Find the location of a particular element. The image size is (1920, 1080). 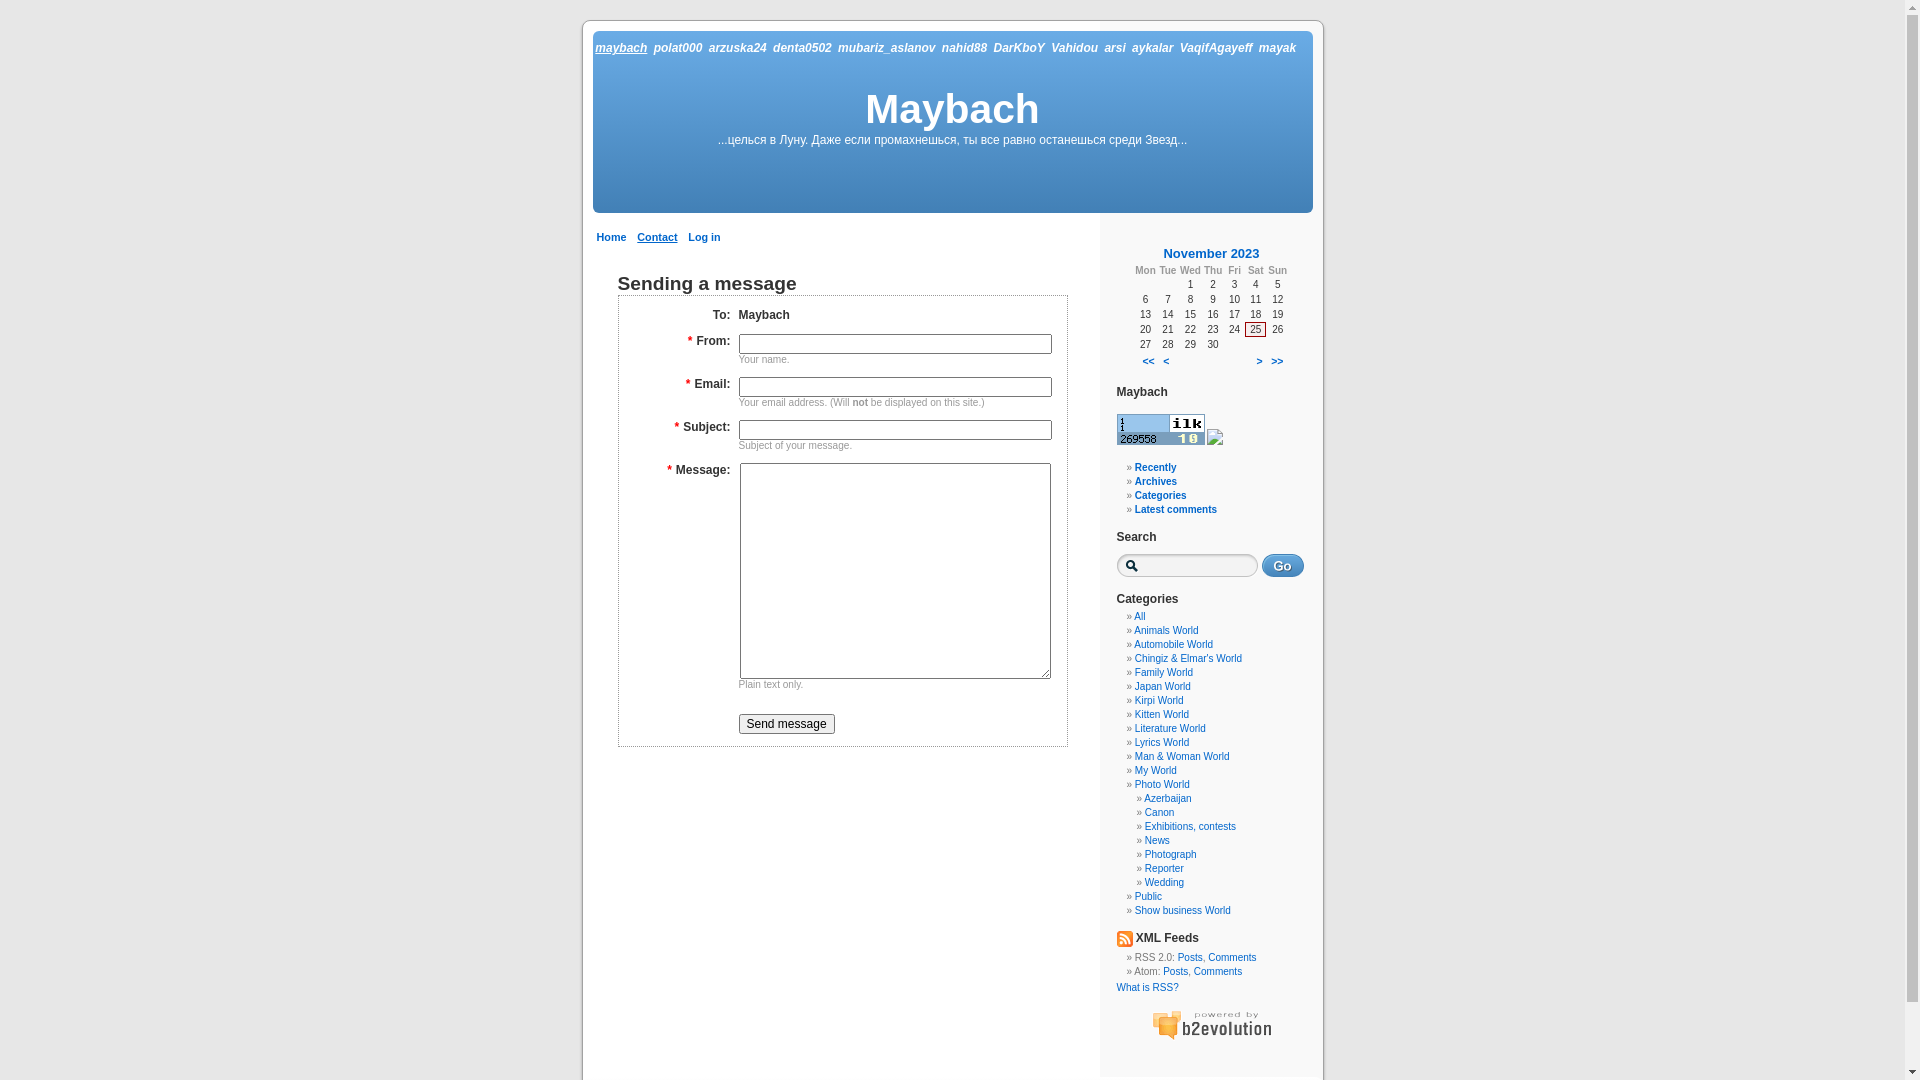

'Home' is located at coordinates (609, 235).